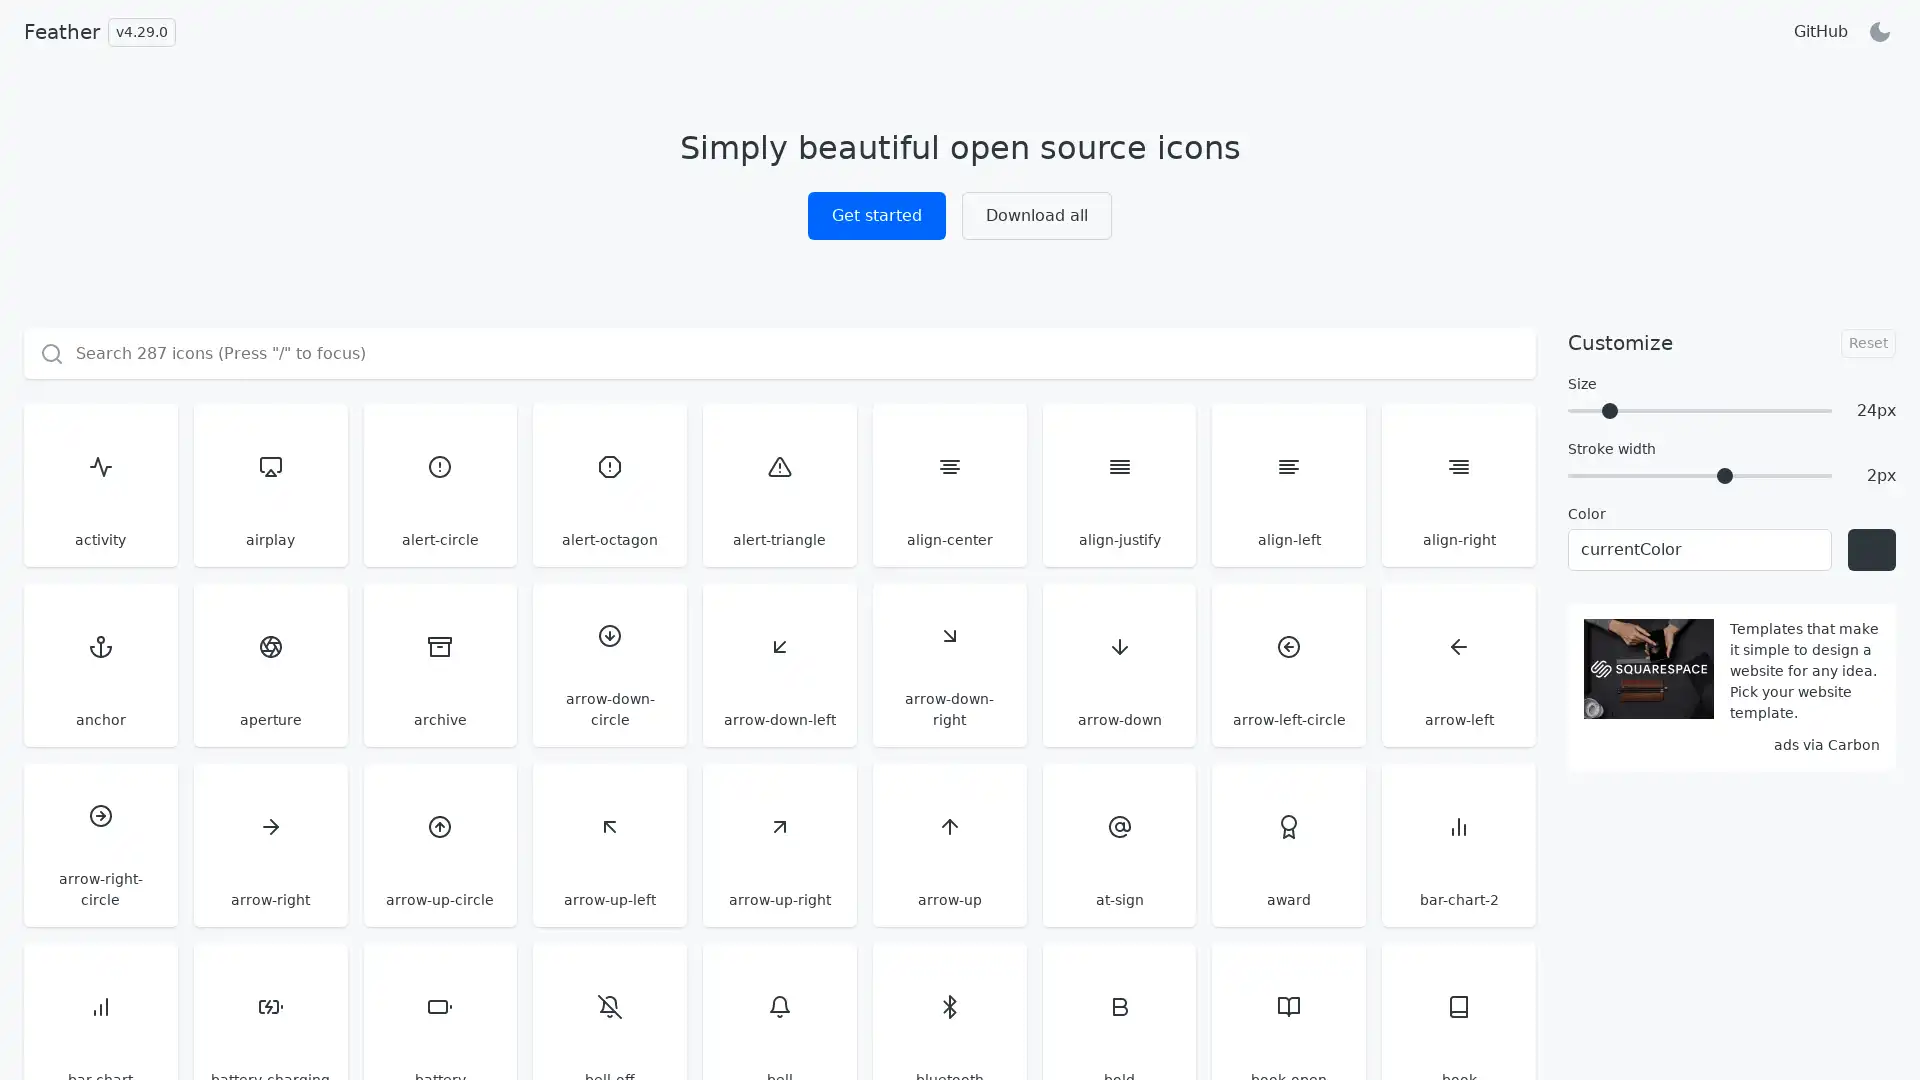  I want to click on arrow-up-circle, so click(439, 844).